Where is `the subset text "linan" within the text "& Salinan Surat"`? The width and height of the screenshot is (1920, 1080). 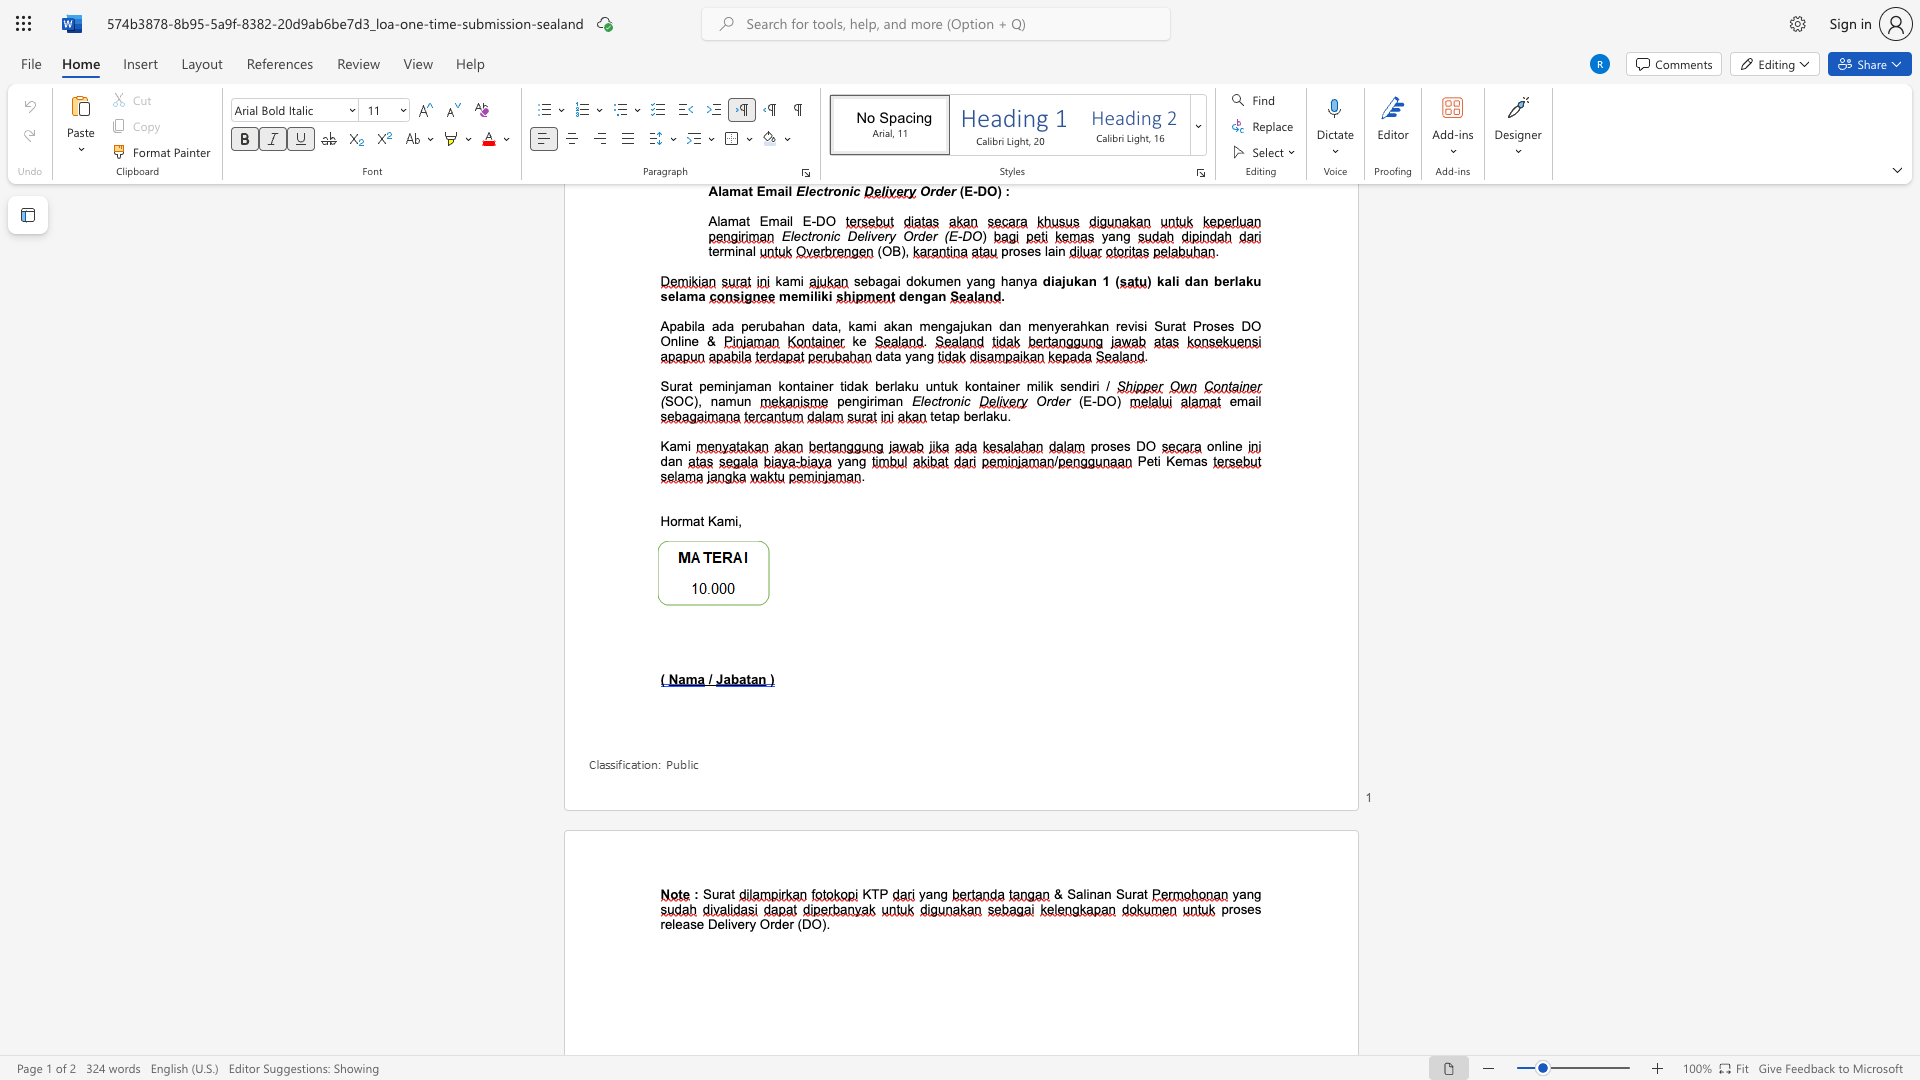 the subset text "linan" within the text "& Salinan Surat" is located at coordinates (1082, 893).